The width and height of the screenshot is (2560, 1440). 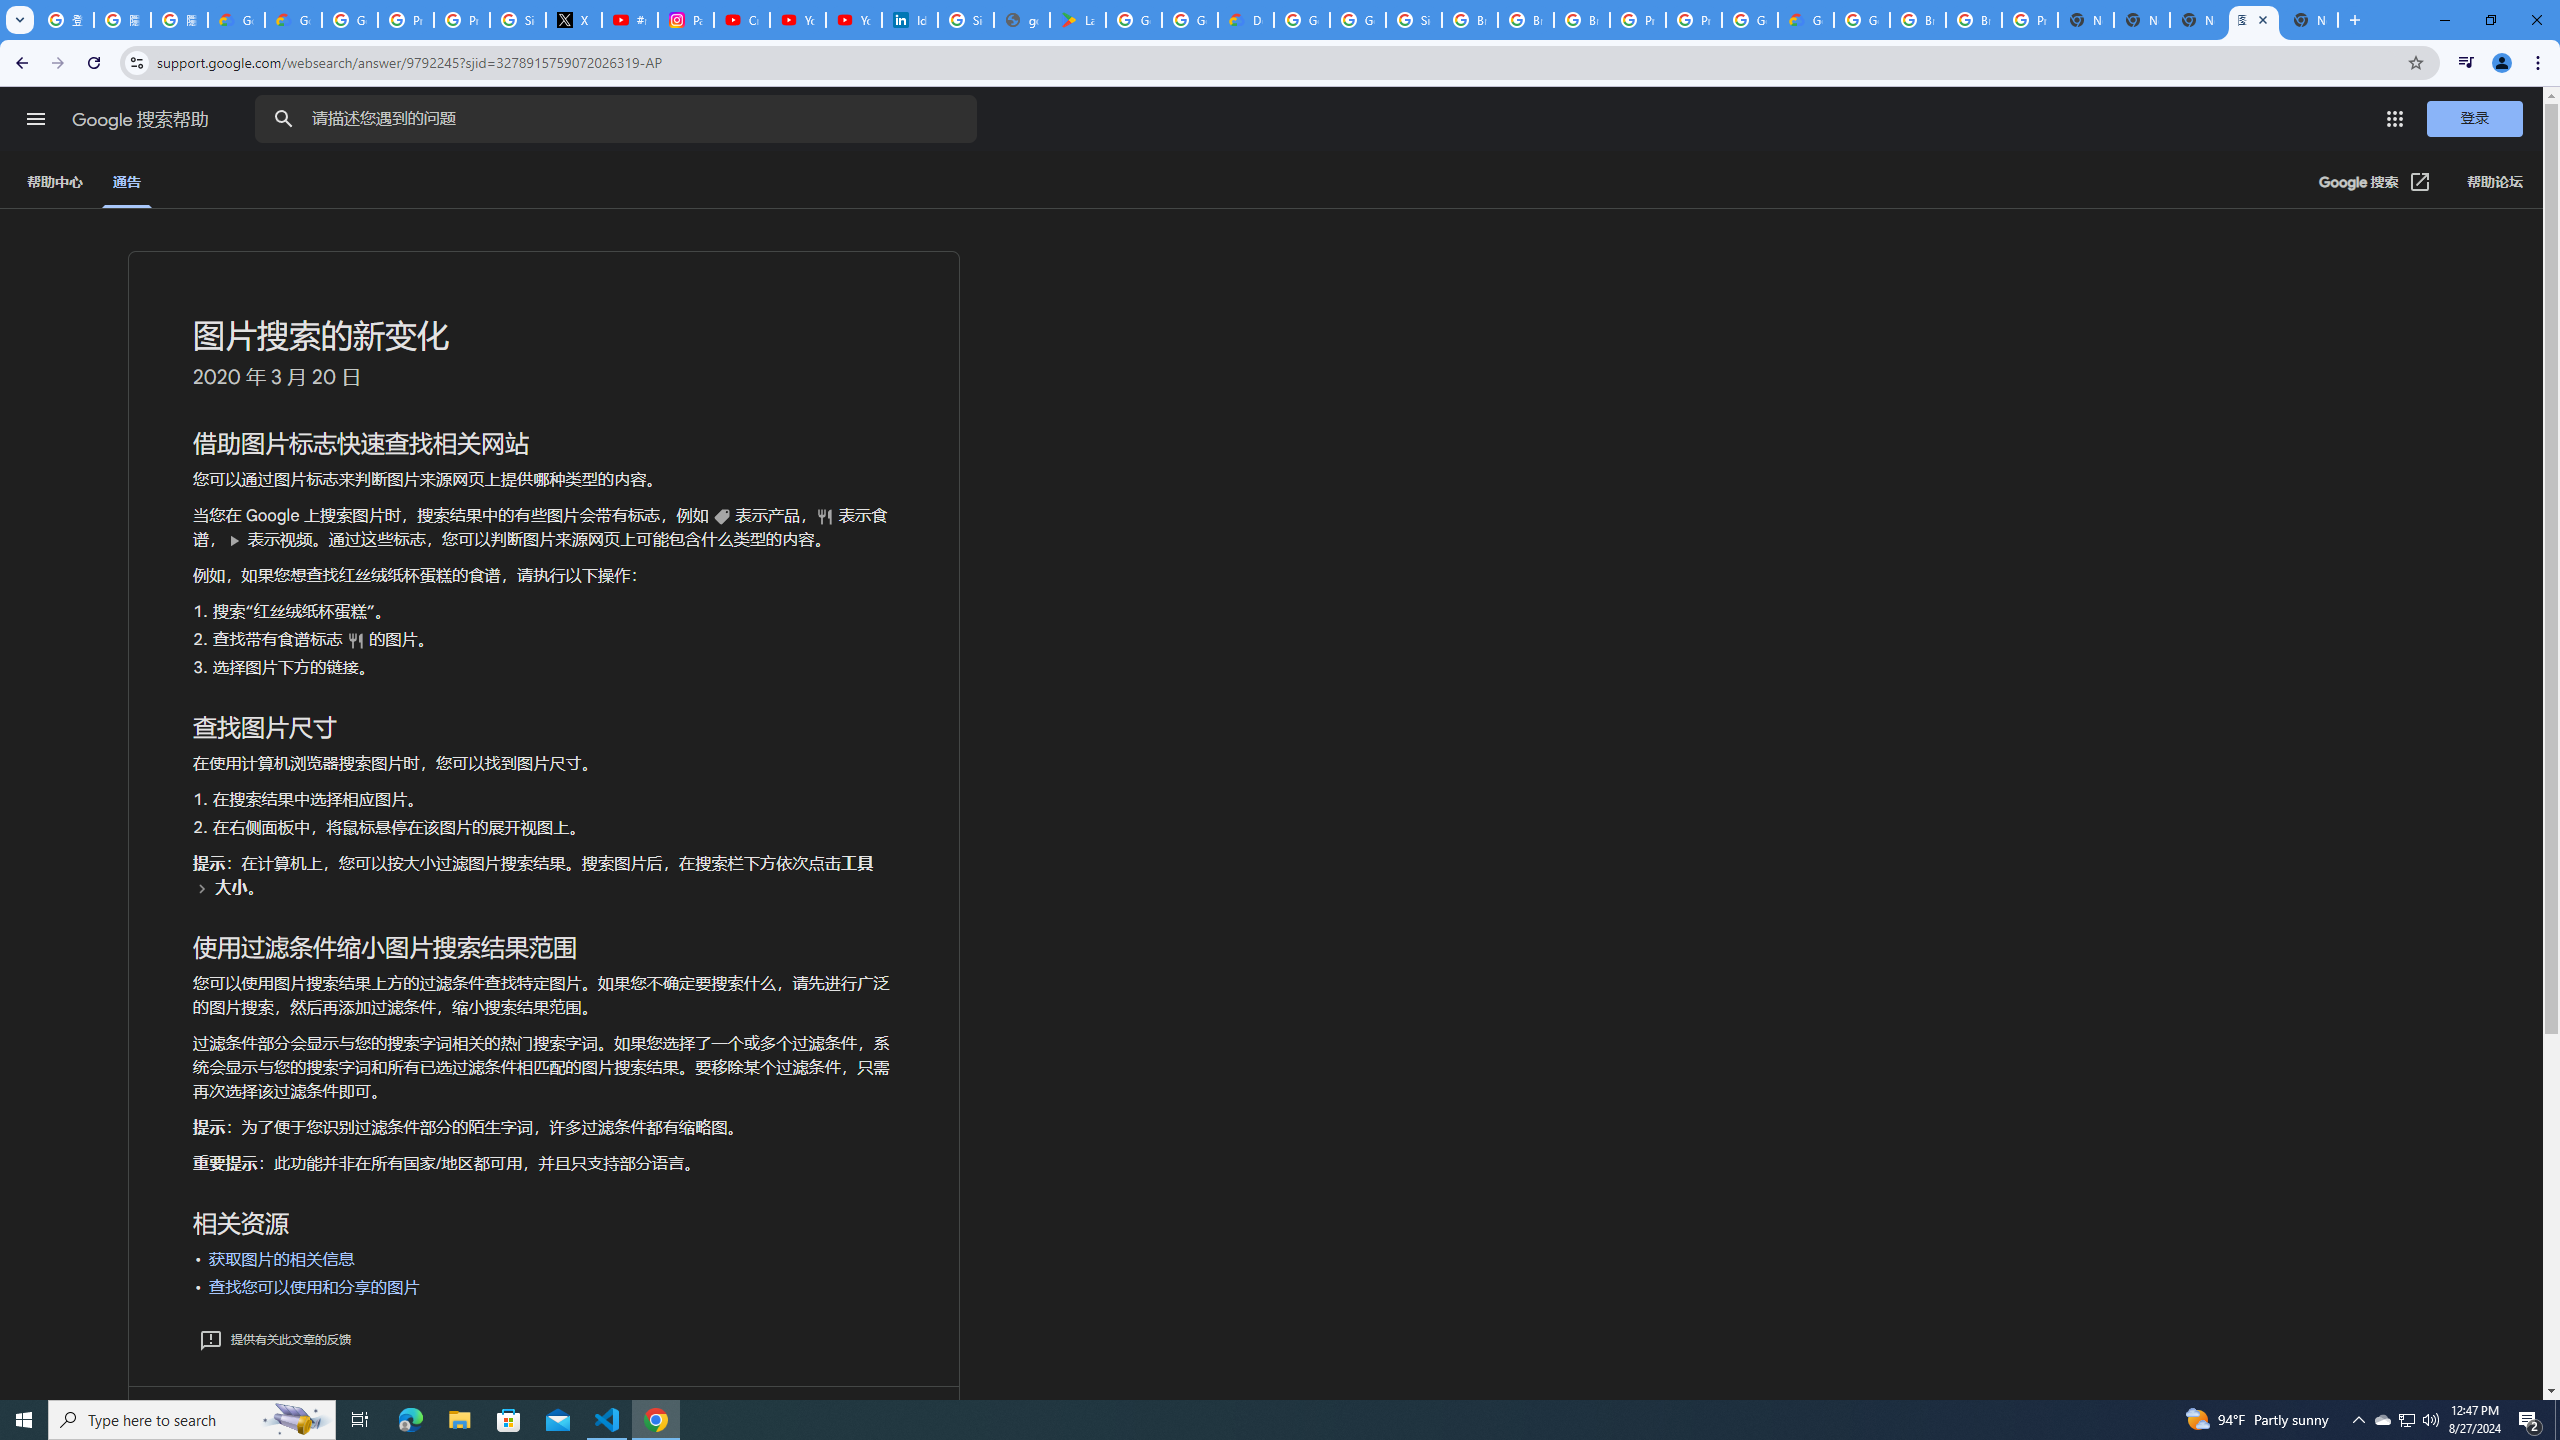 What do you see at coordinates (1079, 19) in the screenshot?
I see `'Last Shelter: Survival - Apps on Google Play'` at bounding box center [1079, 19].